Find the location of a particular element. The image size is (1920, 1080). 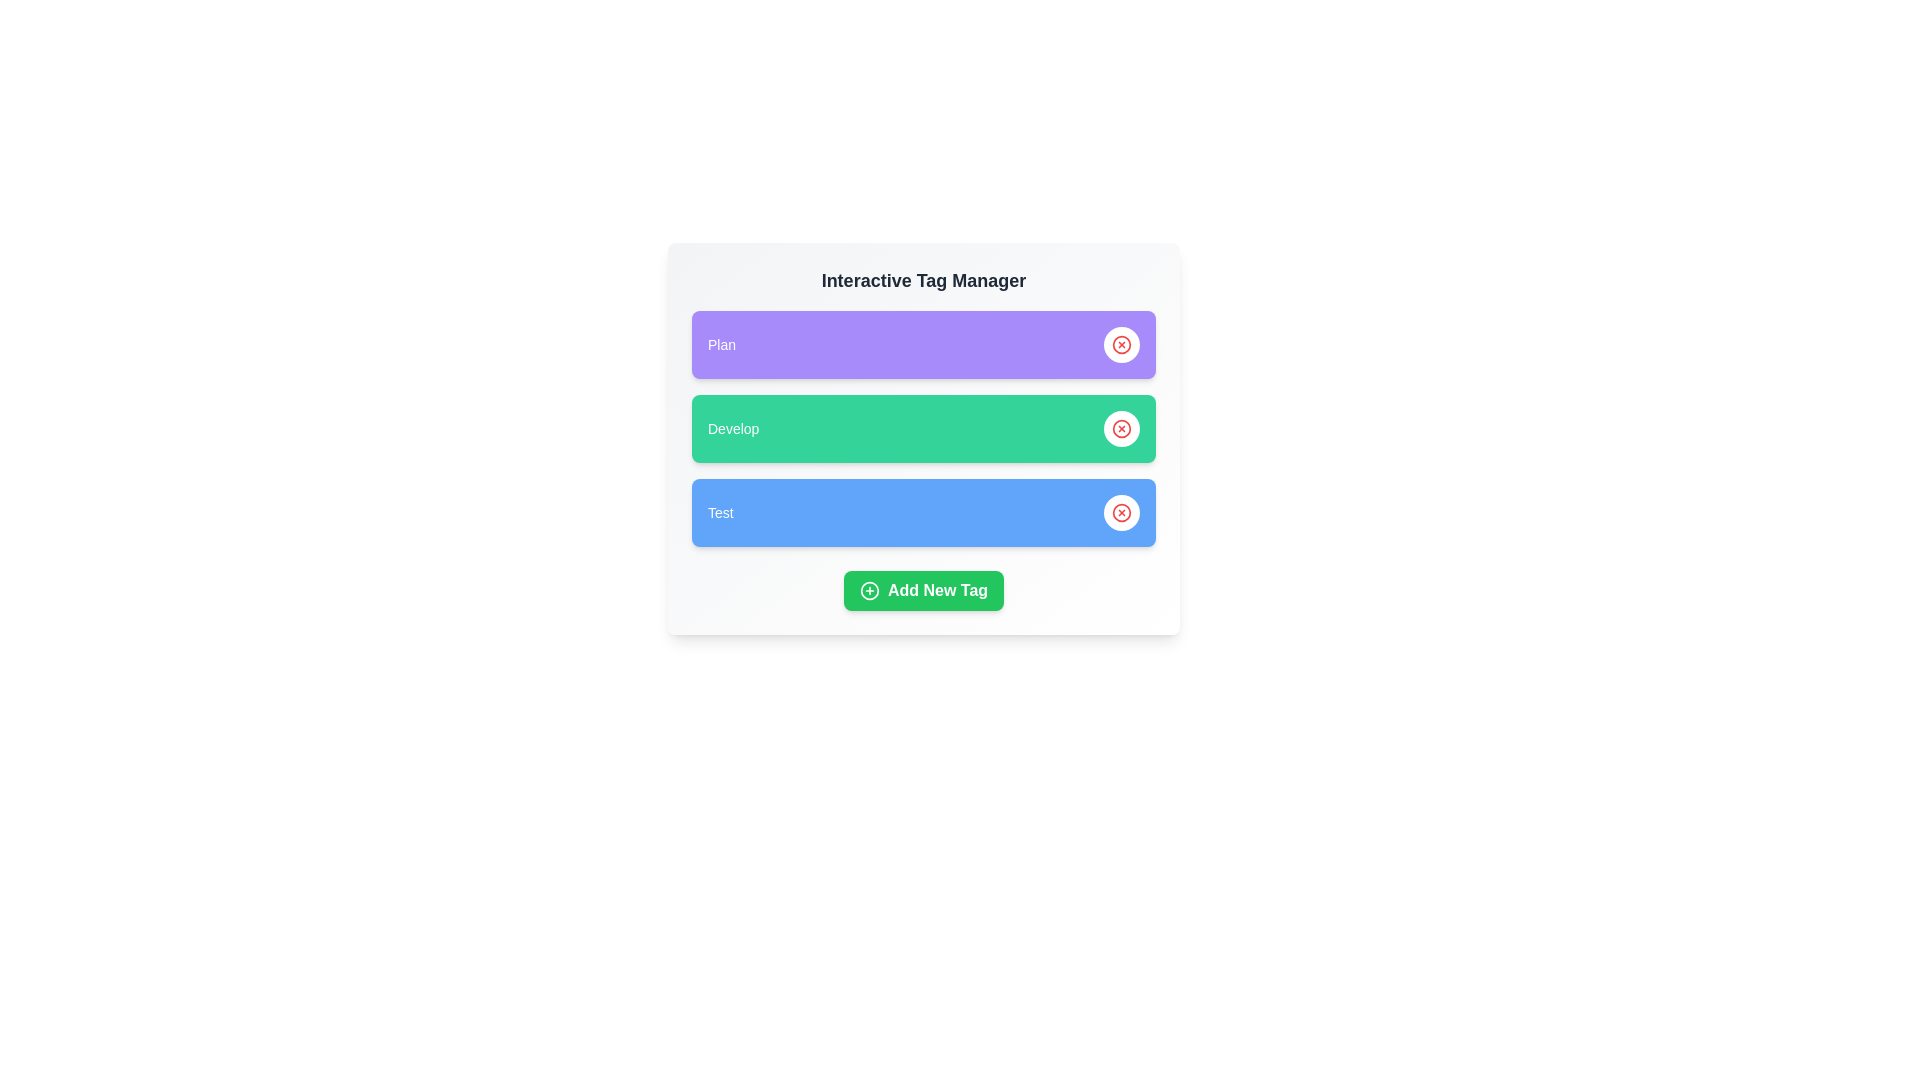

the 'Add New Tag' button to add a new tag is located at coordinates (923, 589).